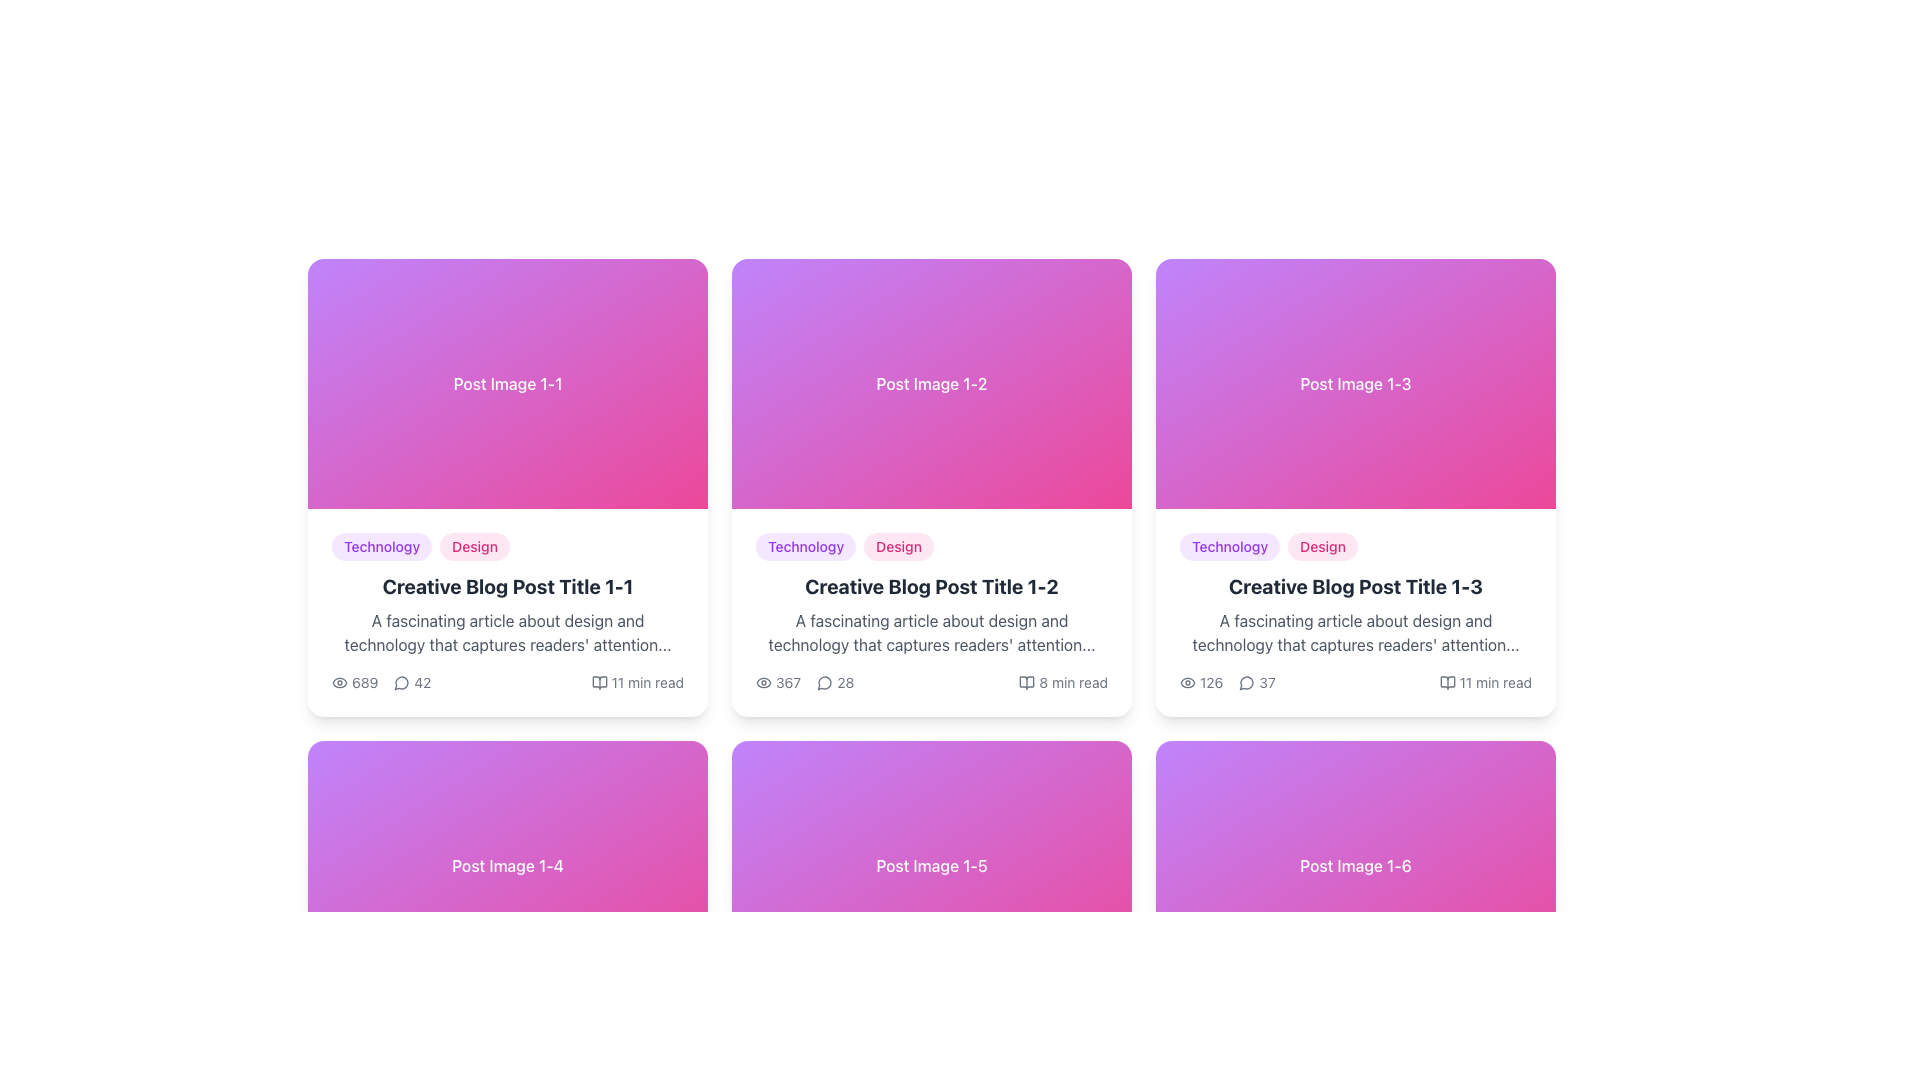 The image size is (1920, 1080). I want to click on the static visual header with text that summarizes the blog post content located in the second row and third column of a 2x3 grid layout, so click(930, 865).